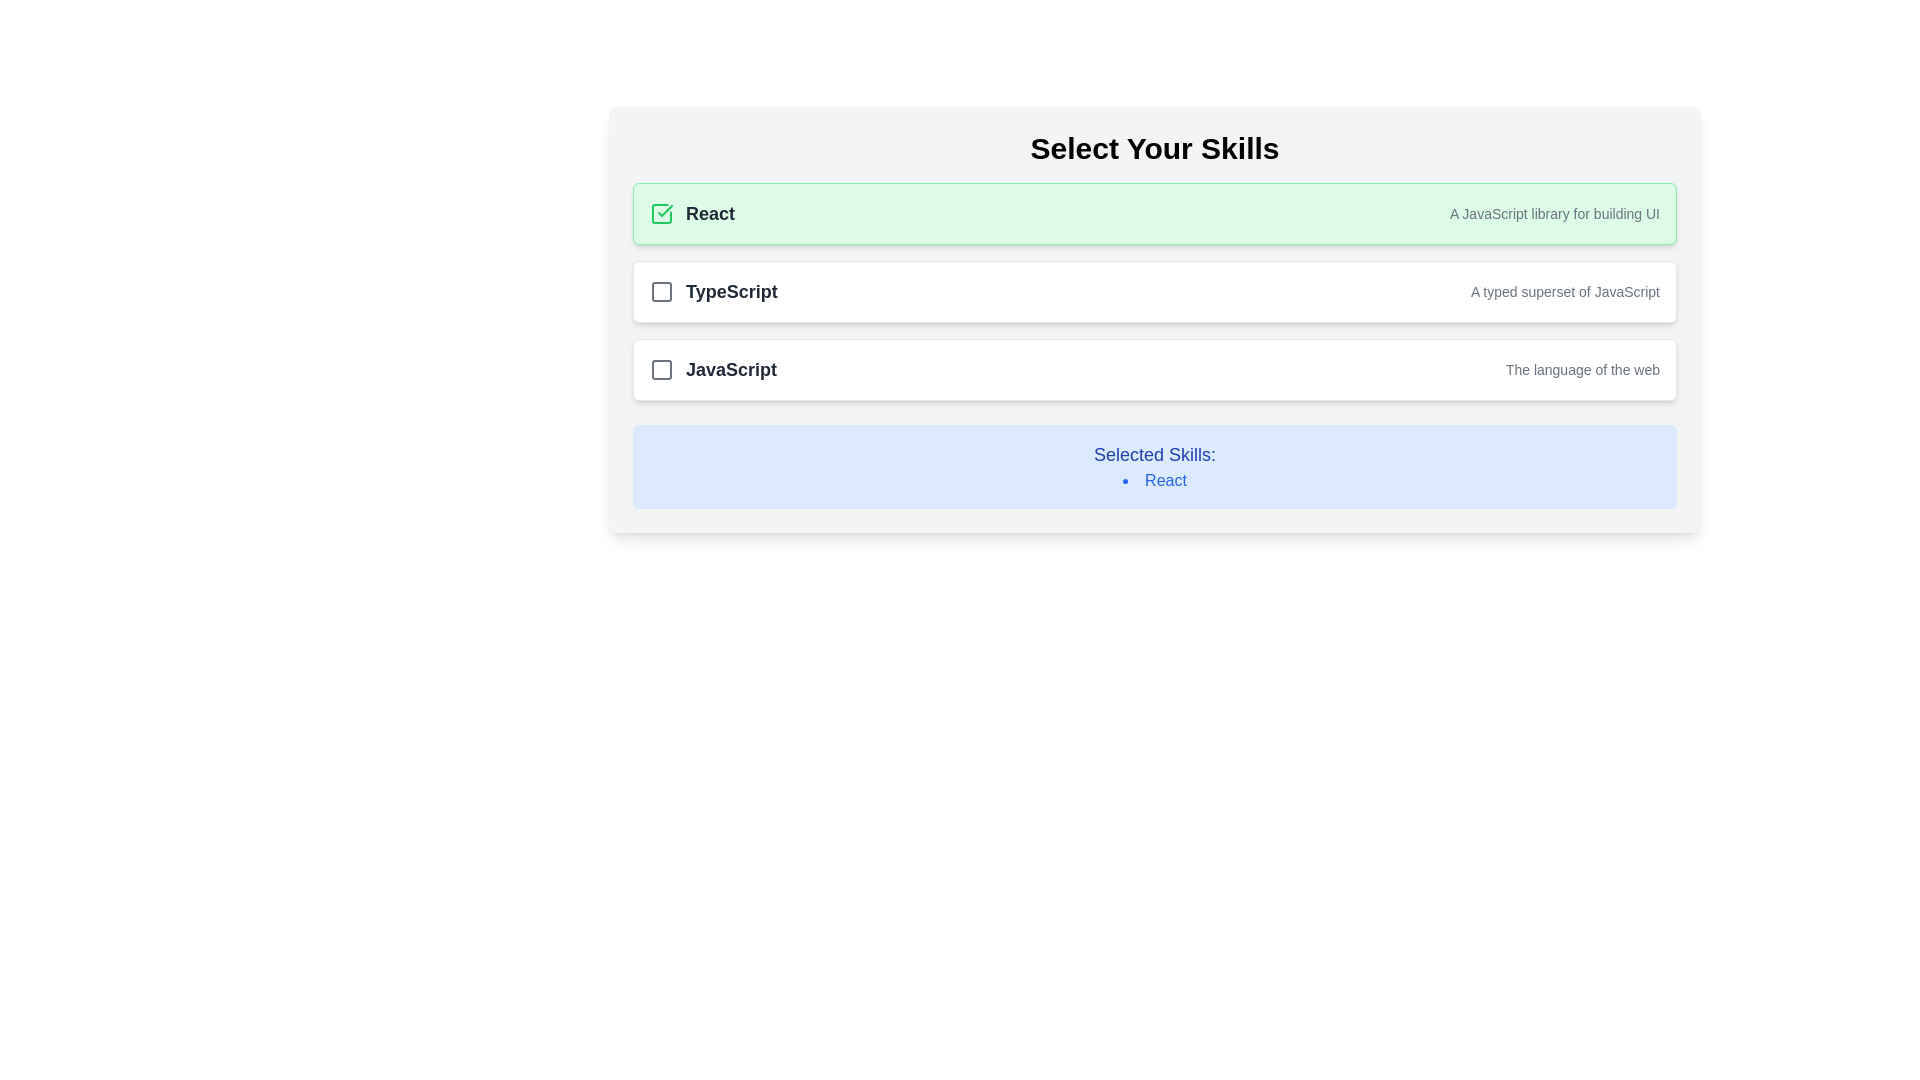  Describe the element at coordinates (692, 213) in the screenshot. I see `the textual content of the Text Label that displays 'React' and is accompanied by a green checkmark icon, located in the top section of the interface` at that location.